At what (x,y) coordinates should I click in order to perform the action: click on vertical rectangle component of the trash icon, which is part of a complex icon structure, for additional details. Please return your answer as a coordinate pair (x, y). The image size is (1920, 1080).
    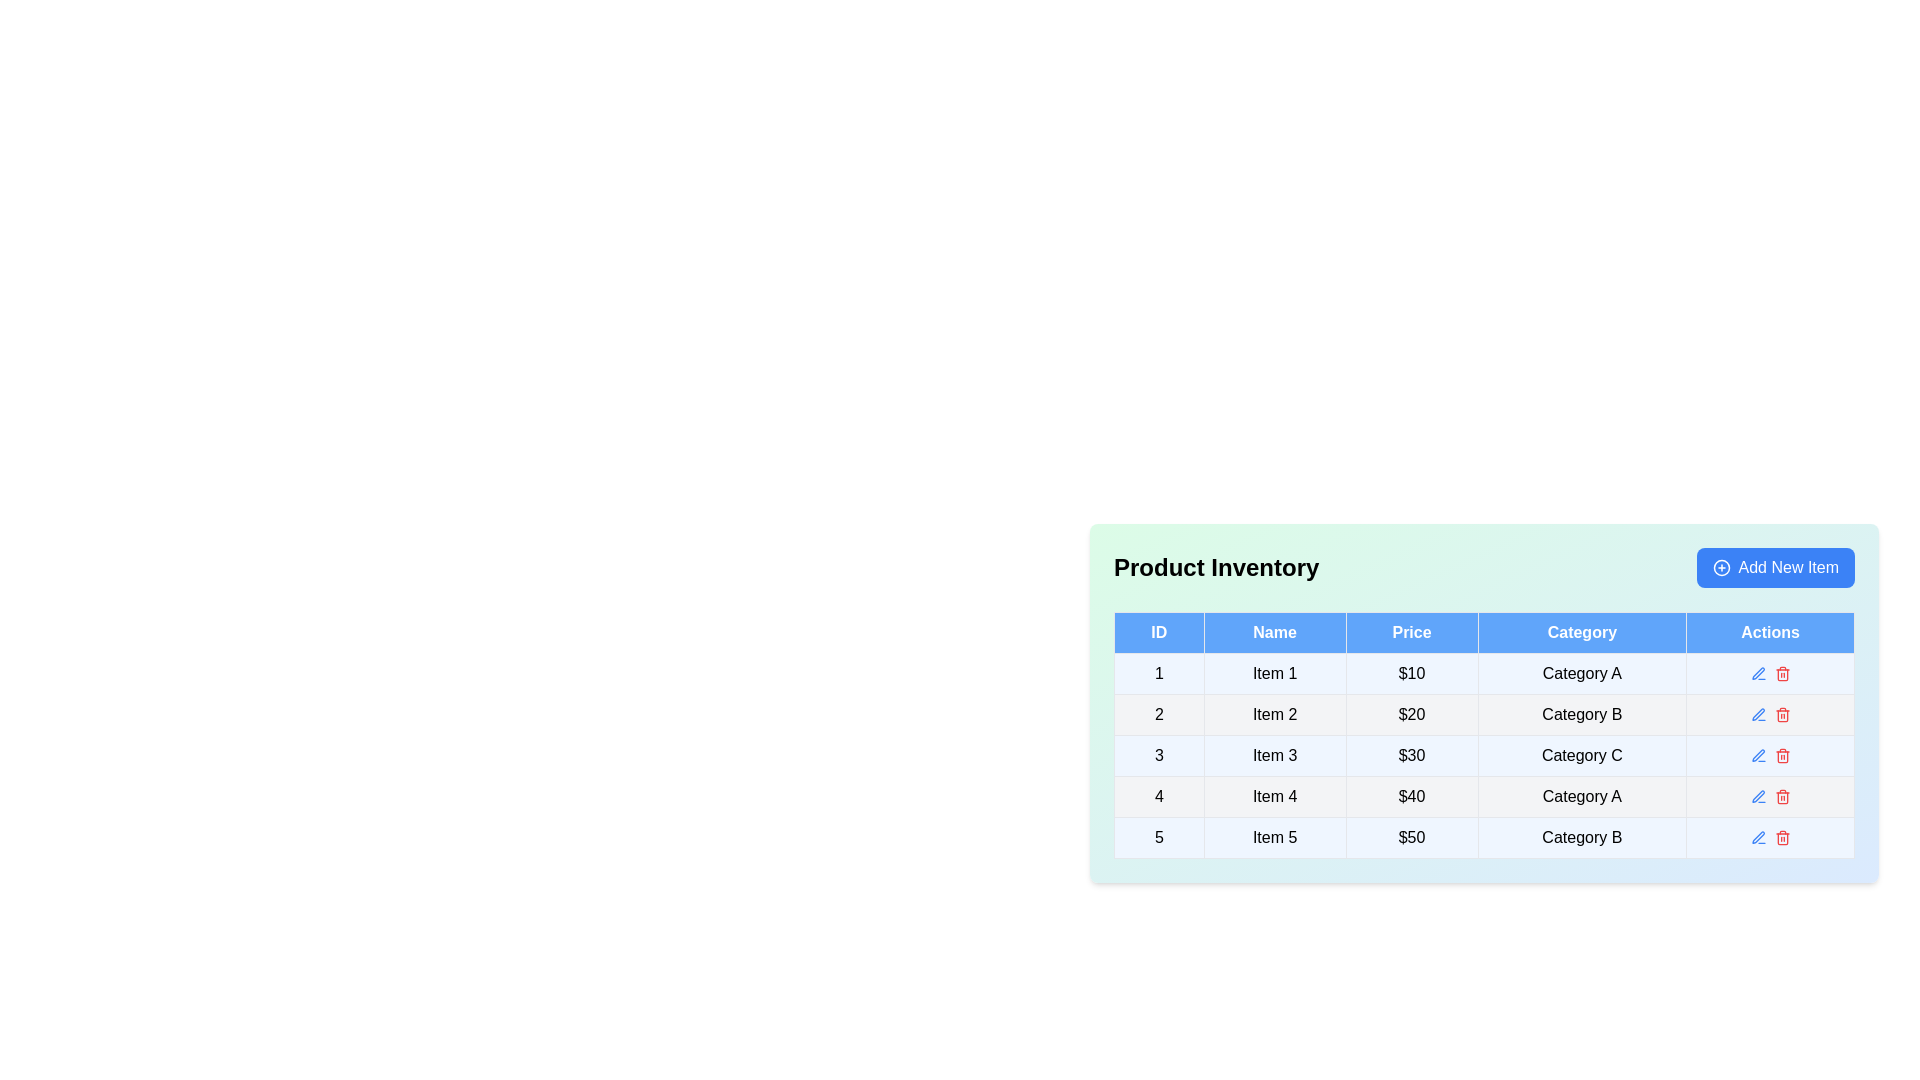
    Looking at the image, I should click on (1782, 715).